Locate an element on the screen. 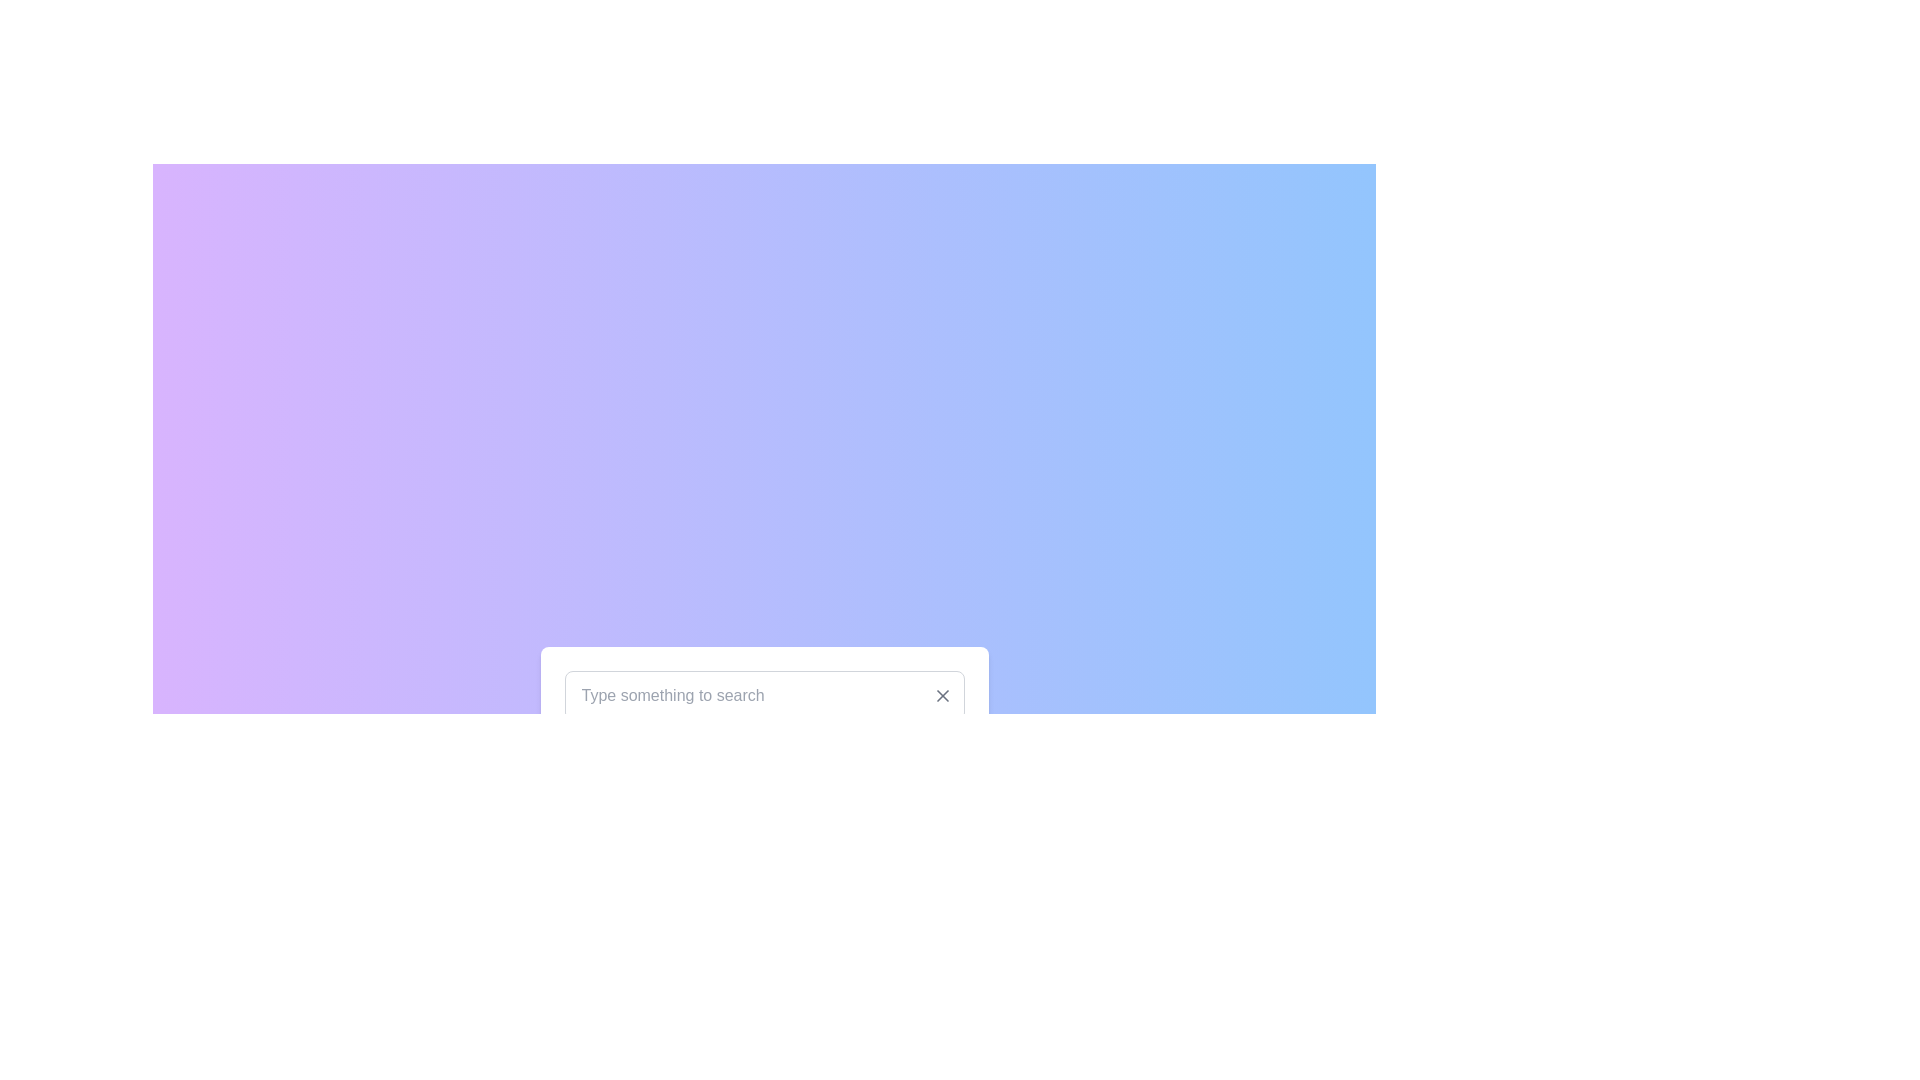 This screenshot has height=1080, width=1920. the central search input field located in the middle of the panel to activate focus effects is located at coordinates (763, 694).